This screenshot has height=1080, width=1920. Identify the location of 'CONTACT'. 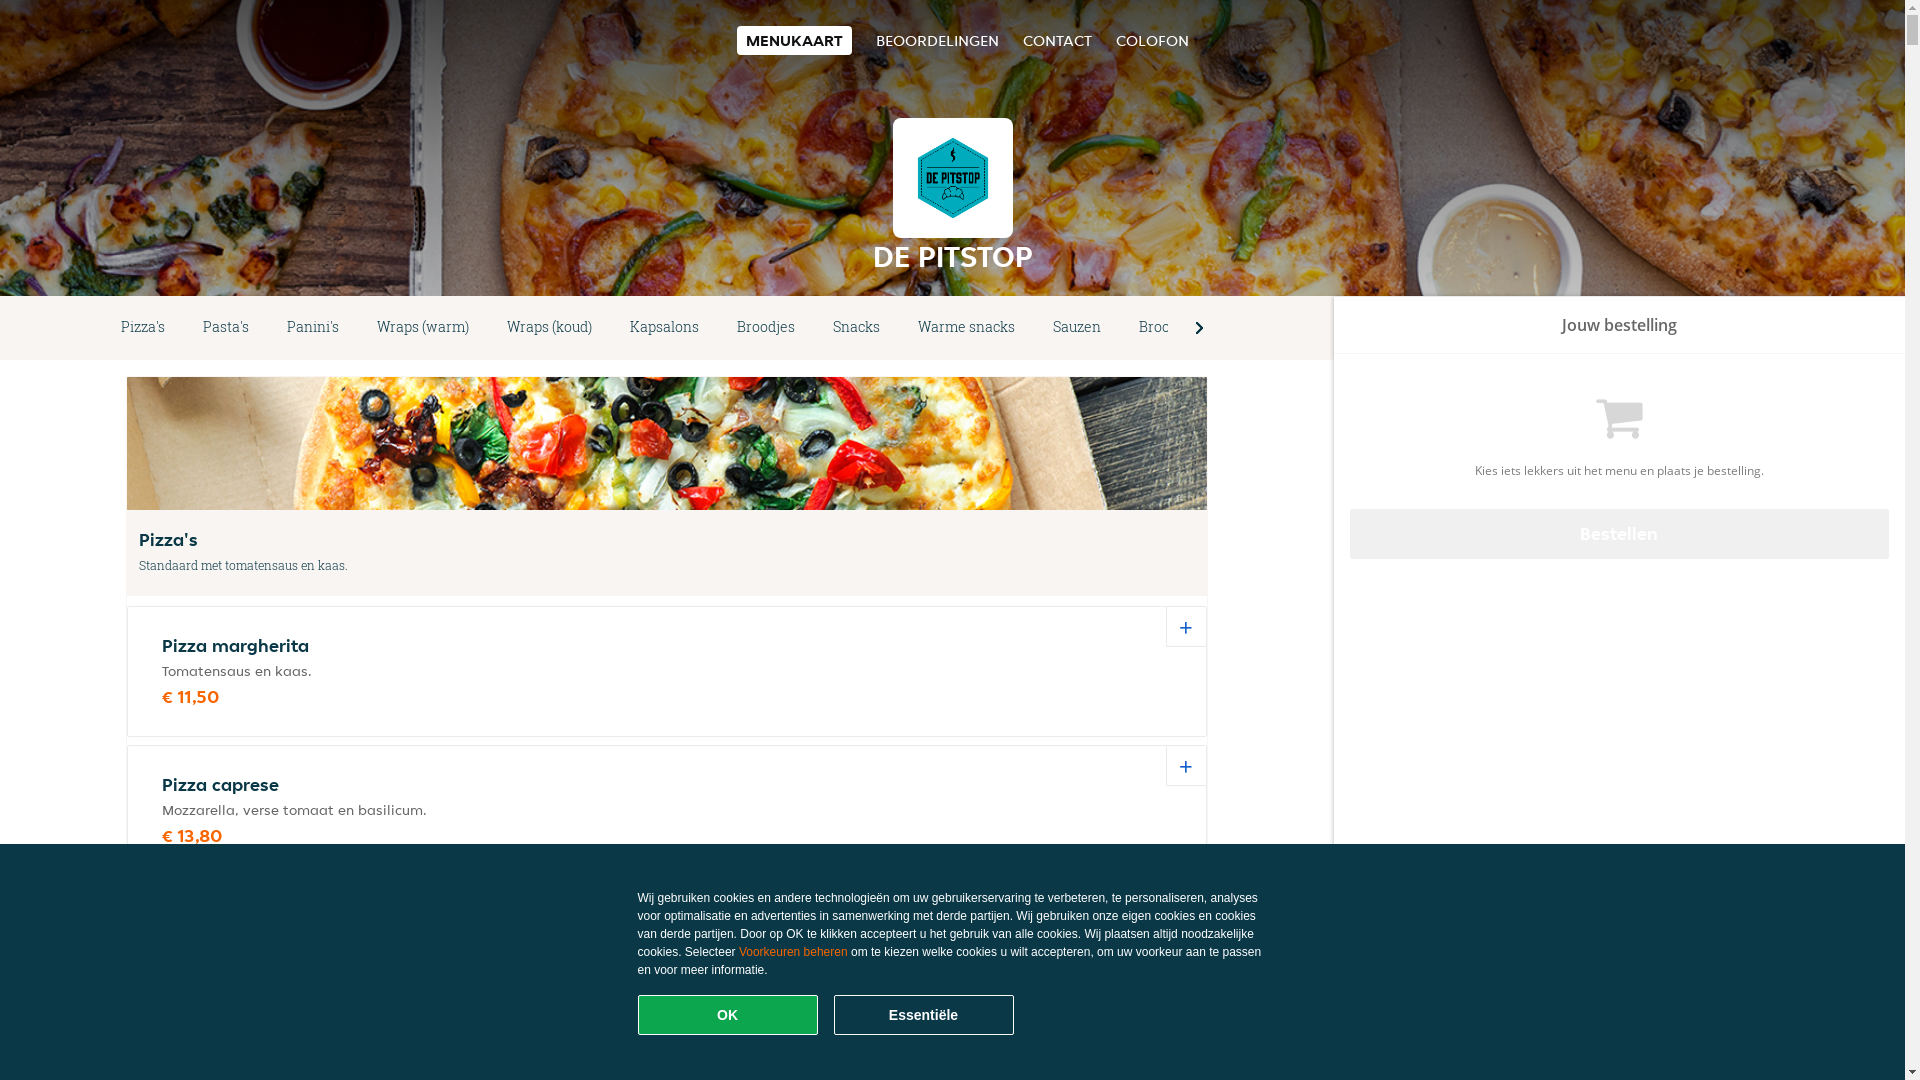
(1055, 40).